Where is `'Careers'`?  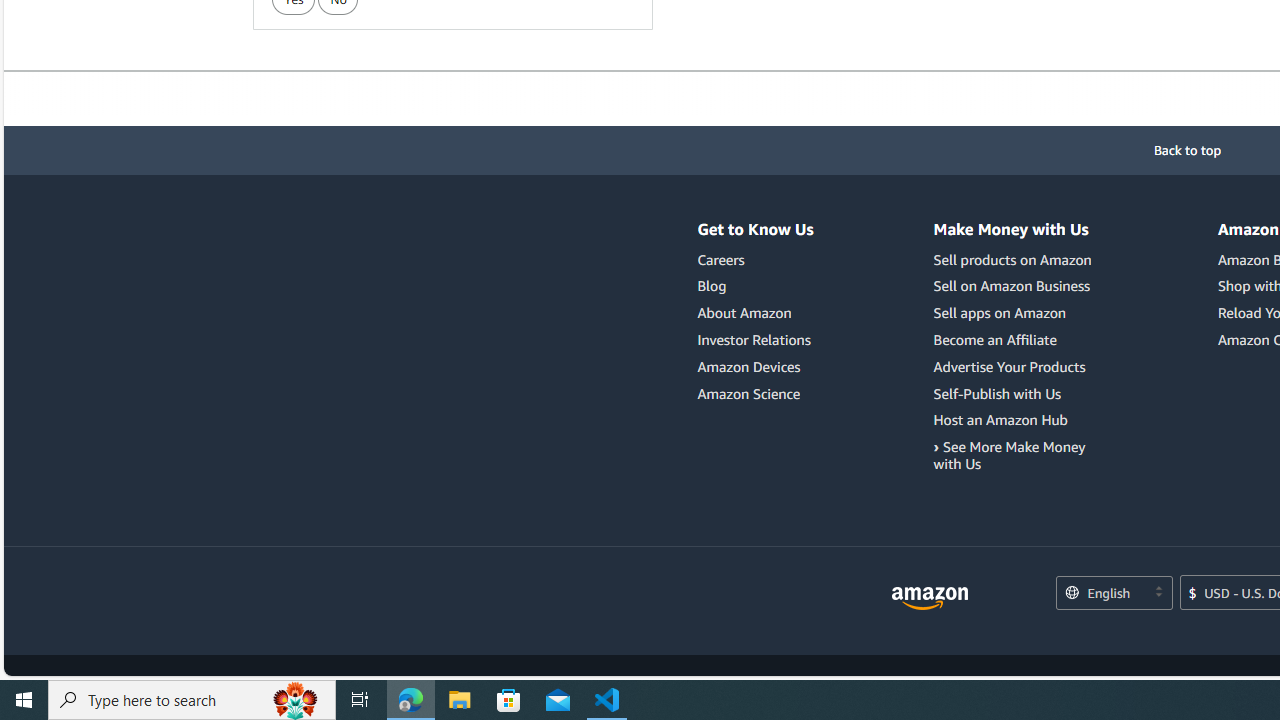 'Careers' is located at coordinates (720, 258).